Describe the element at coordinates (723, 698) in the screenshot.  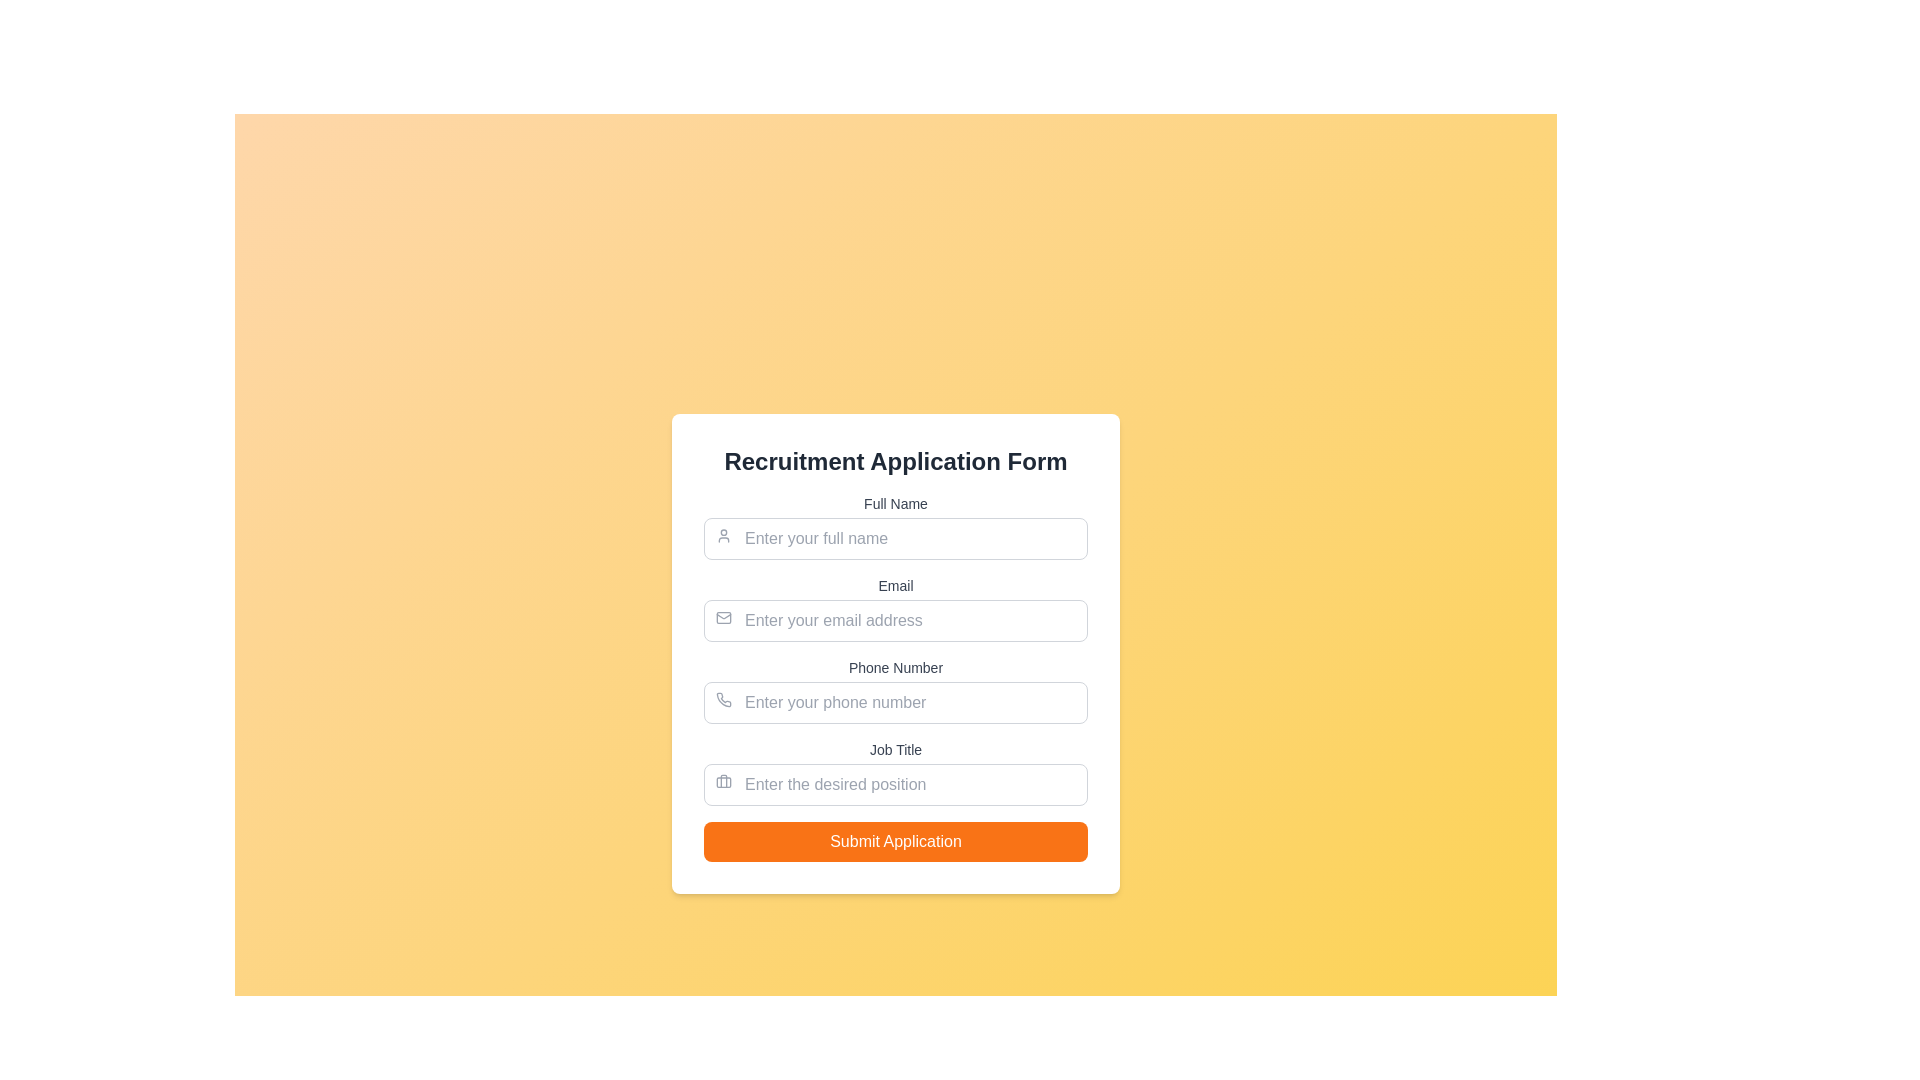
I see `the gray outline phone icon, which is positioned on the left side of the 'Phone Number' input field` at that location.